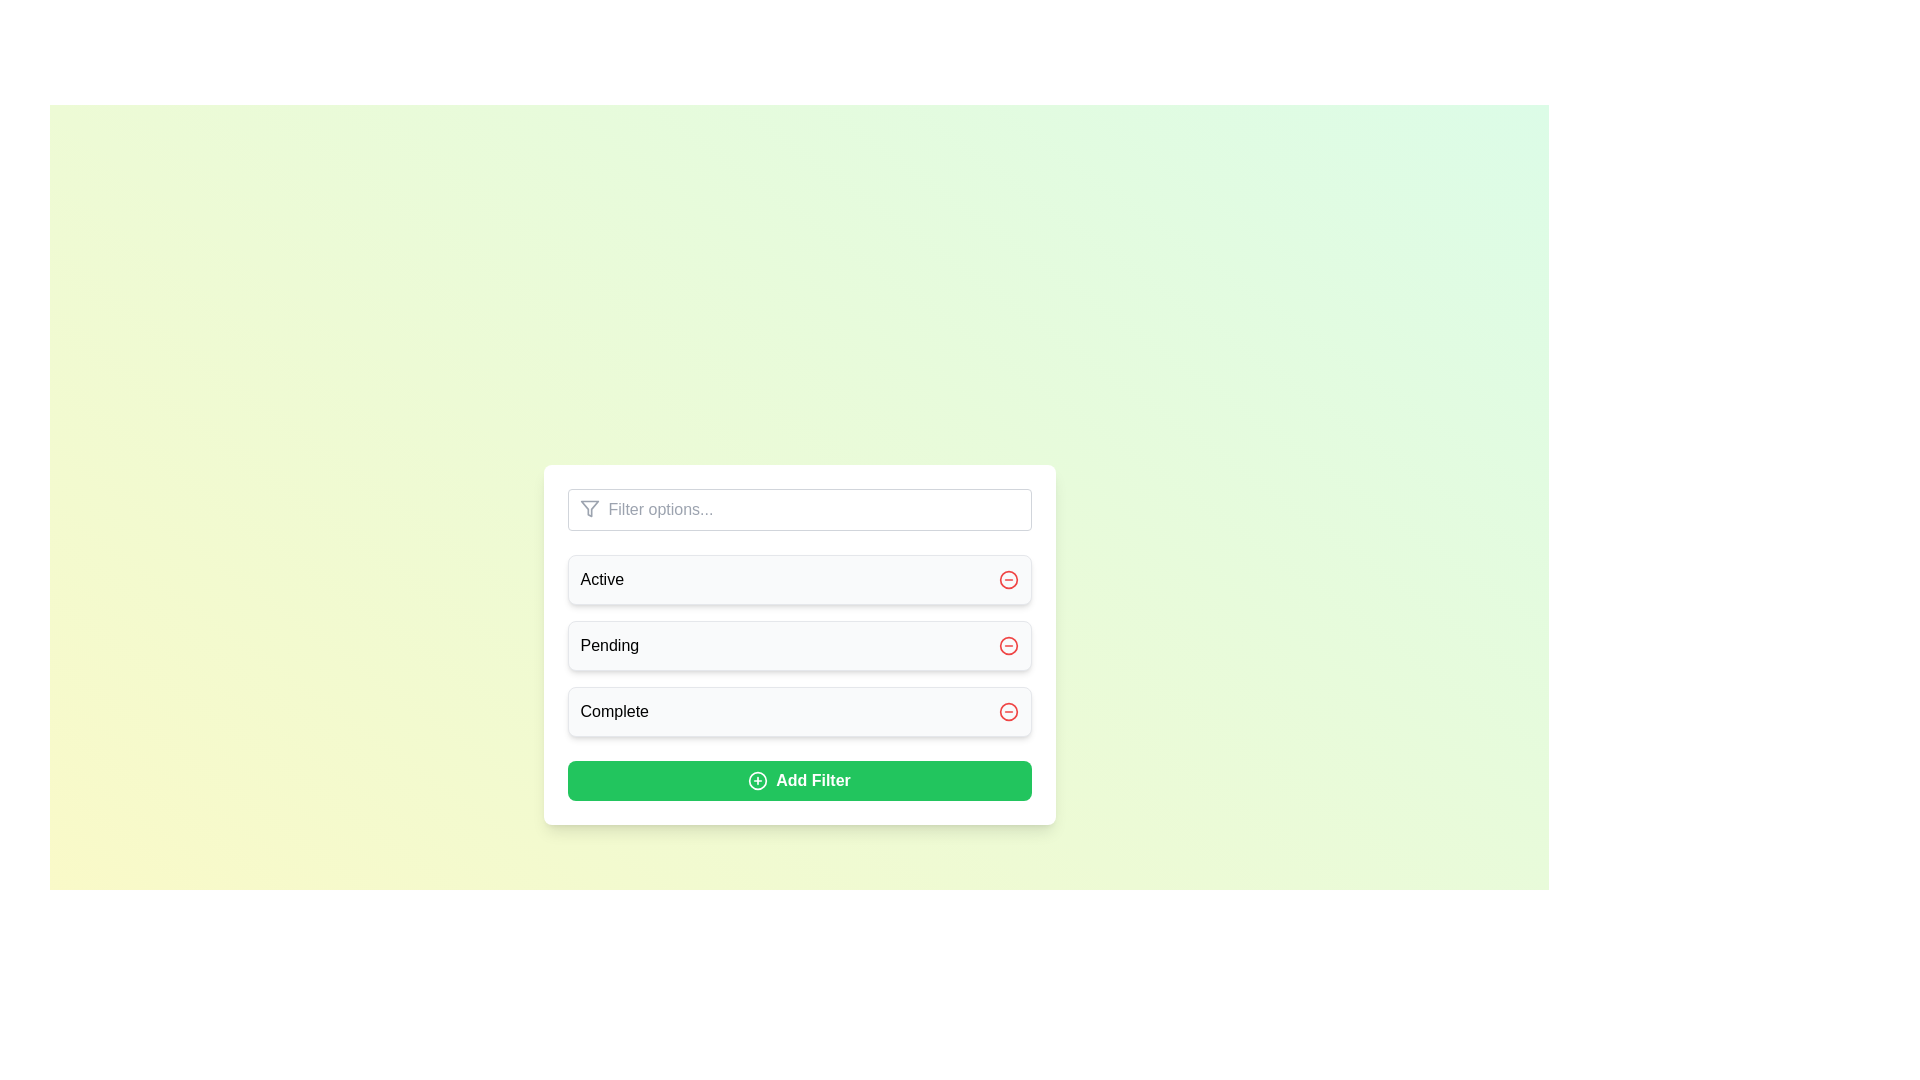 The height and width of the screenshot is (1080, 1920). I want to click on the third entry in the filter list, which has a textual label and a red interactive icon indicating a completed state, so click(798, 711).